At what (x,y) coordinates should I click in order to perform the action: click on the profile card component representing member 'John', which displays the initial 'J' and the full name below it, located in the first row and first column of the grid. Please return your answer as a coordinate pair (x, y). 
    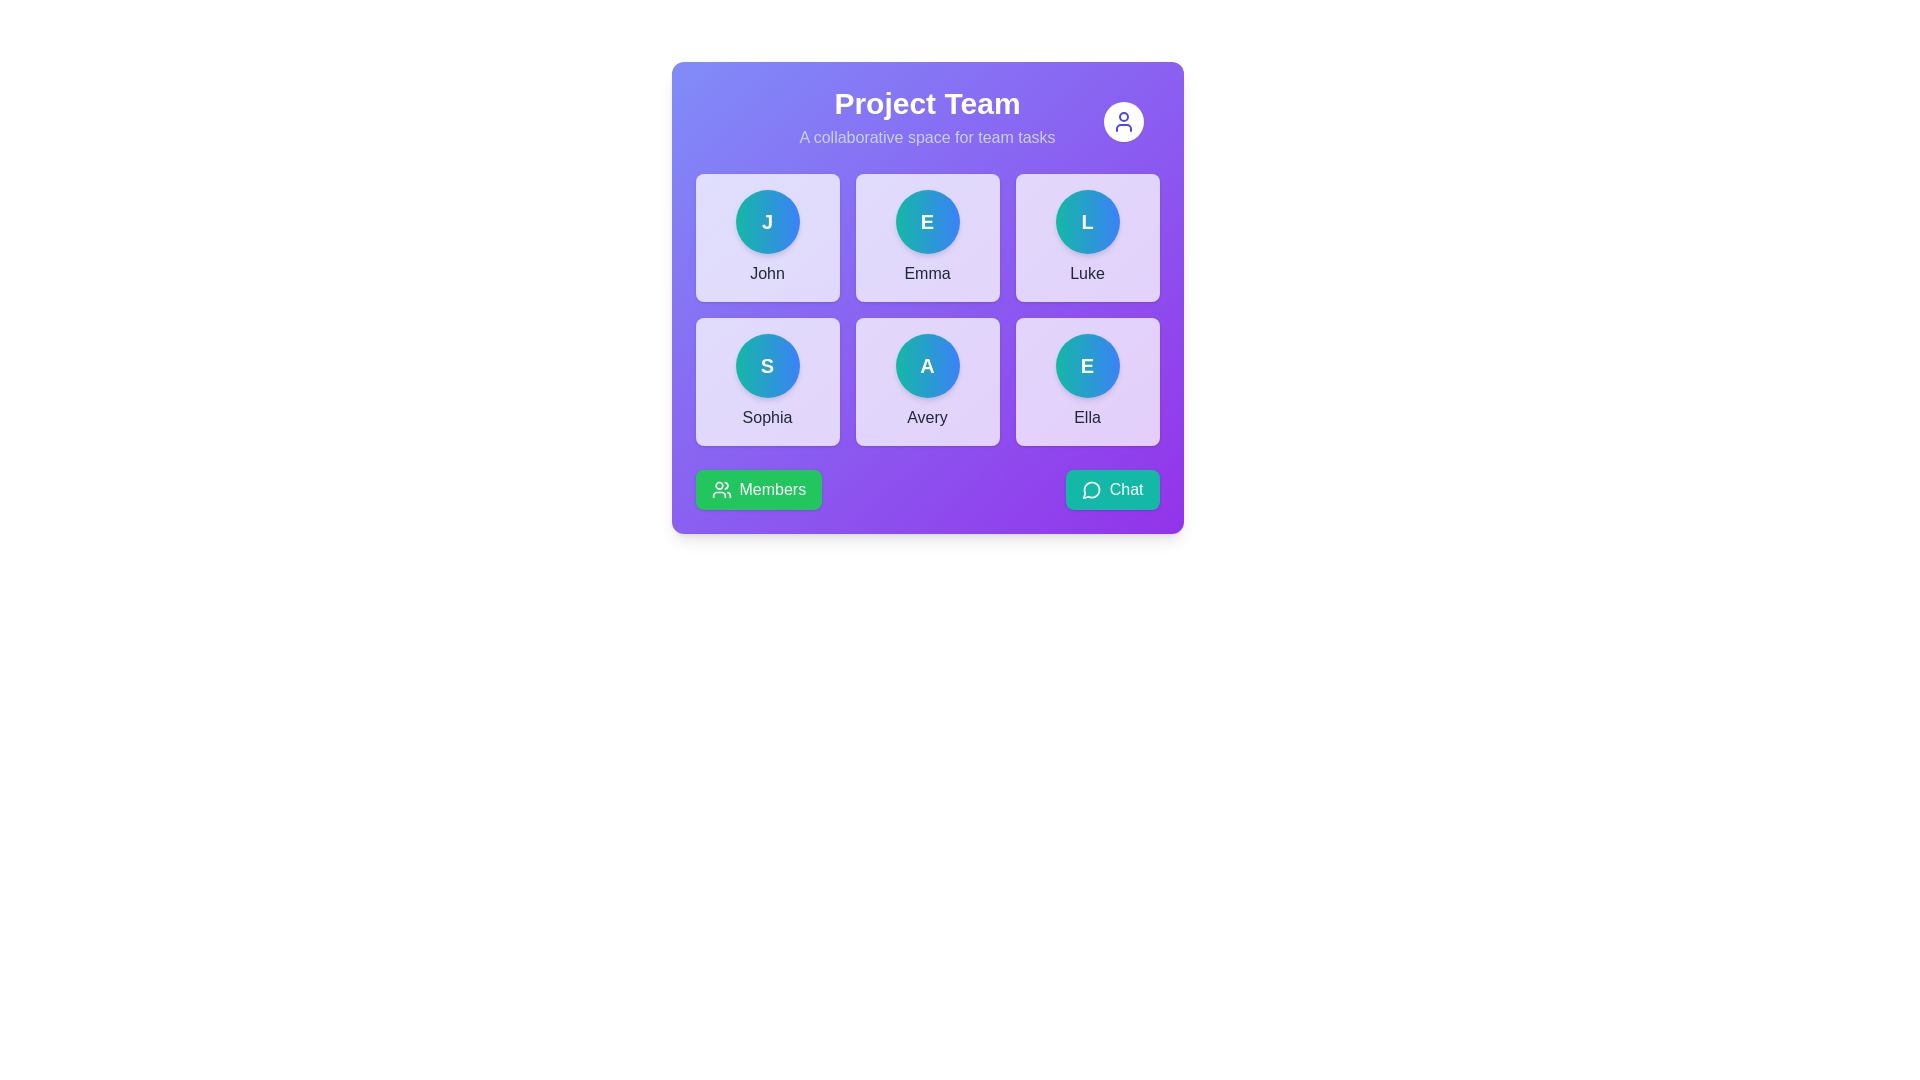
    Looking at the image, I should click on (766, 237).